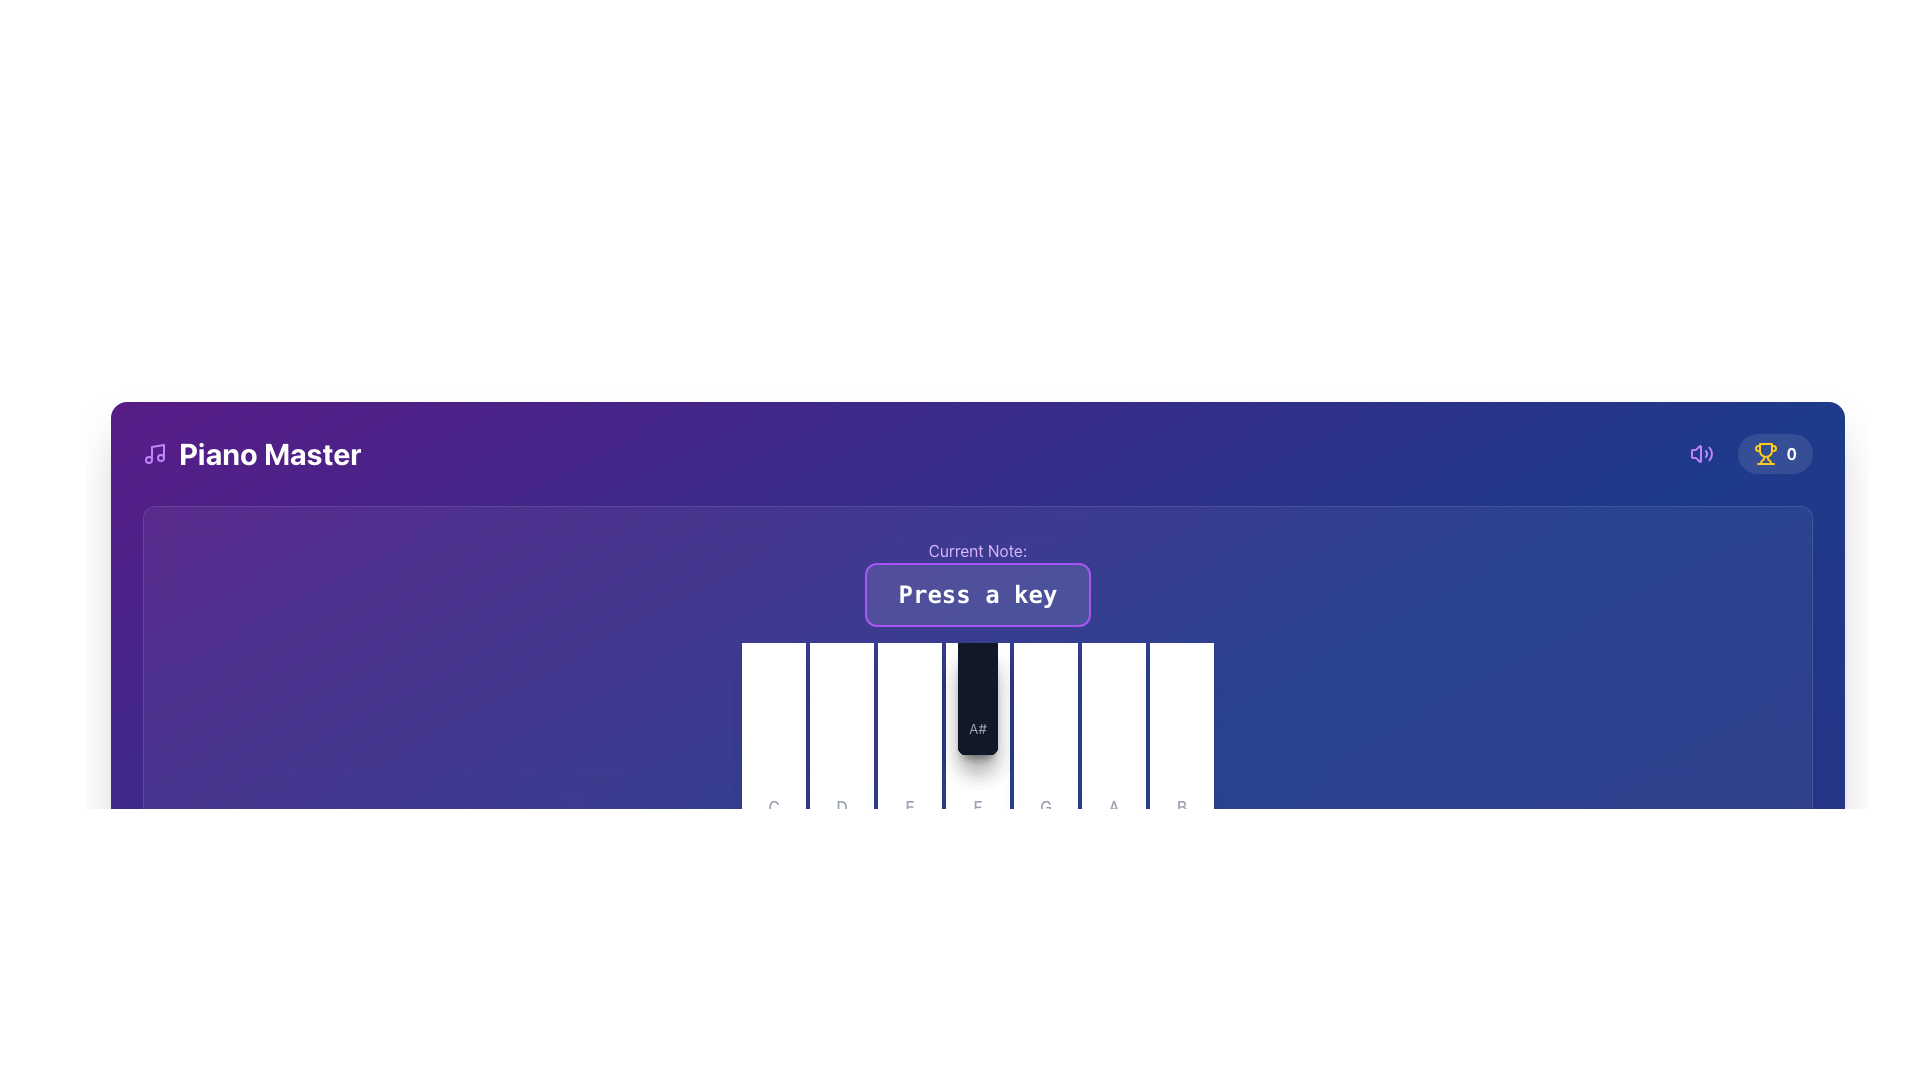  Describe the element at coordinates (841, 739) in the screenshot. I see `the second white key from the left in the piano key representation to play the 'D' note` at that location.